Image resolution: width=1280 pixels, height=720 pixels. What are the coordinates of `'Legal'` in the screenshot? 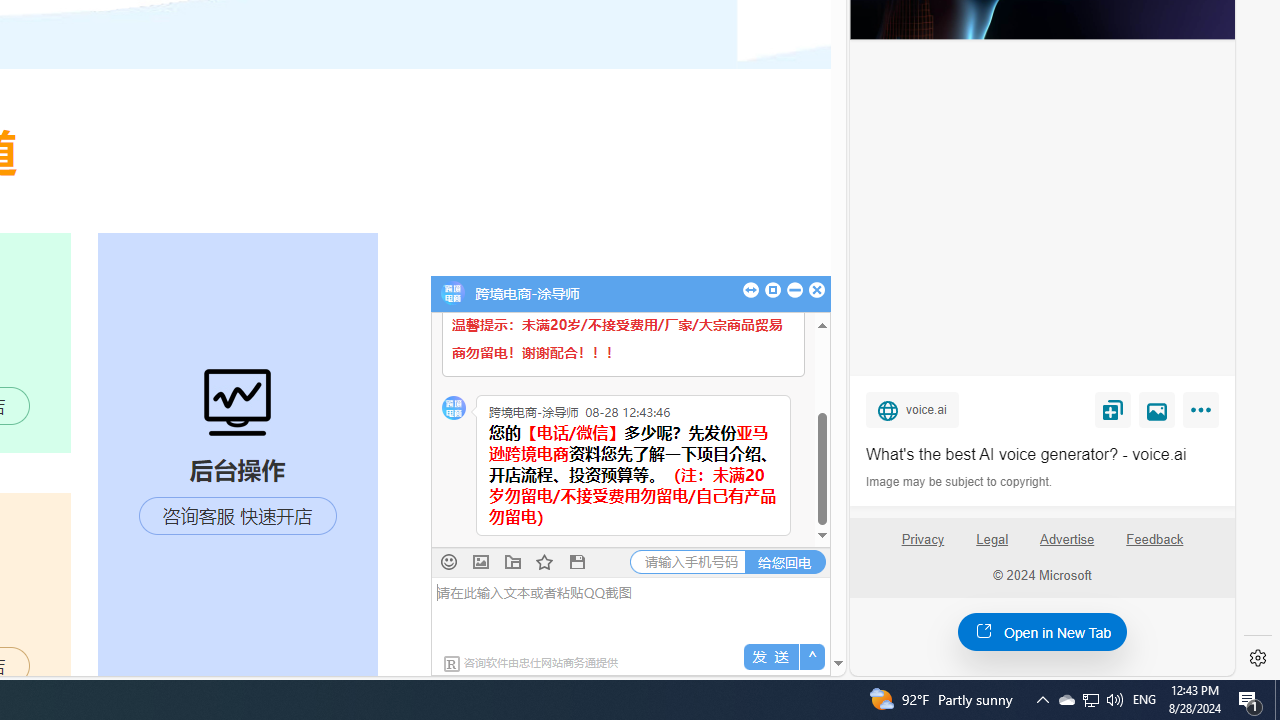 It's located at (992, 538).